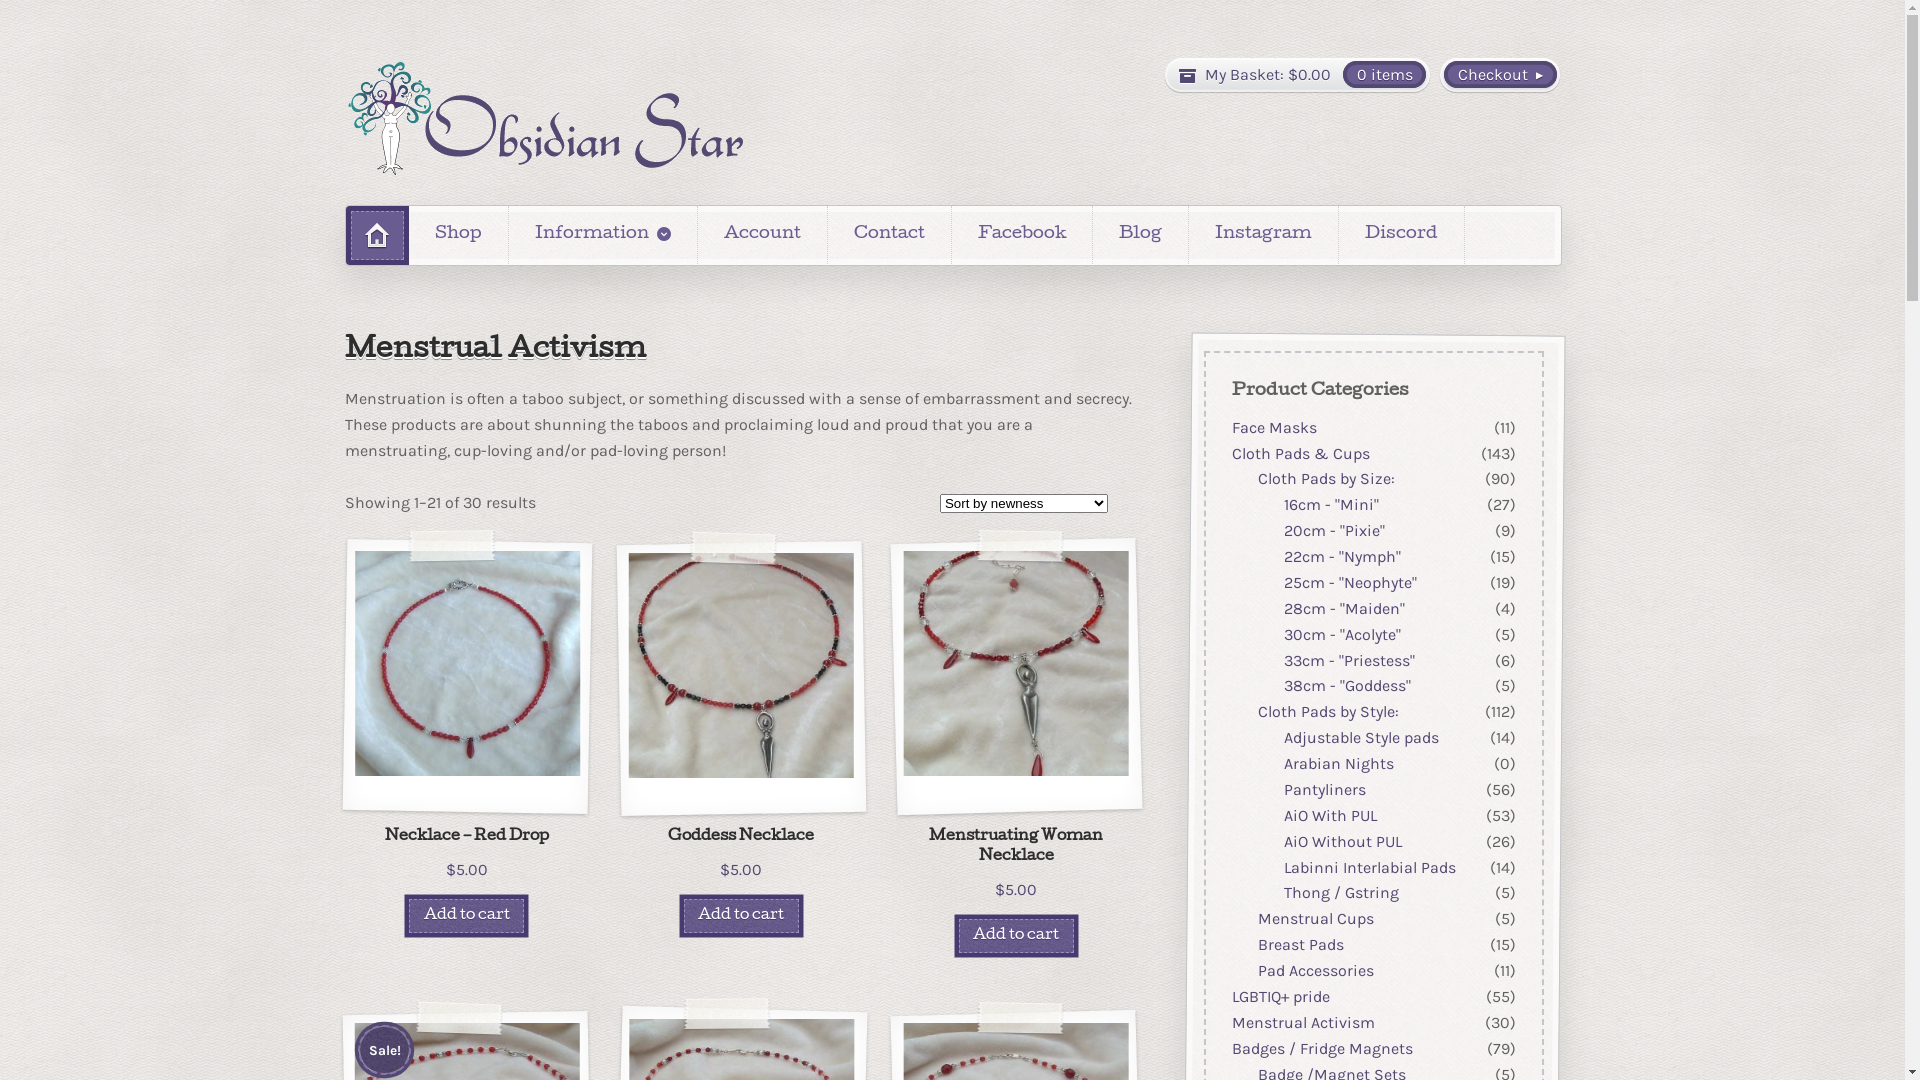 The height and width of the screenshot is (1080, 1920). What do you see at coordinates (1325, 479) in the screenshot?
I see `'Cloth Pads by Size:'` at bounding box center [1325, 479].